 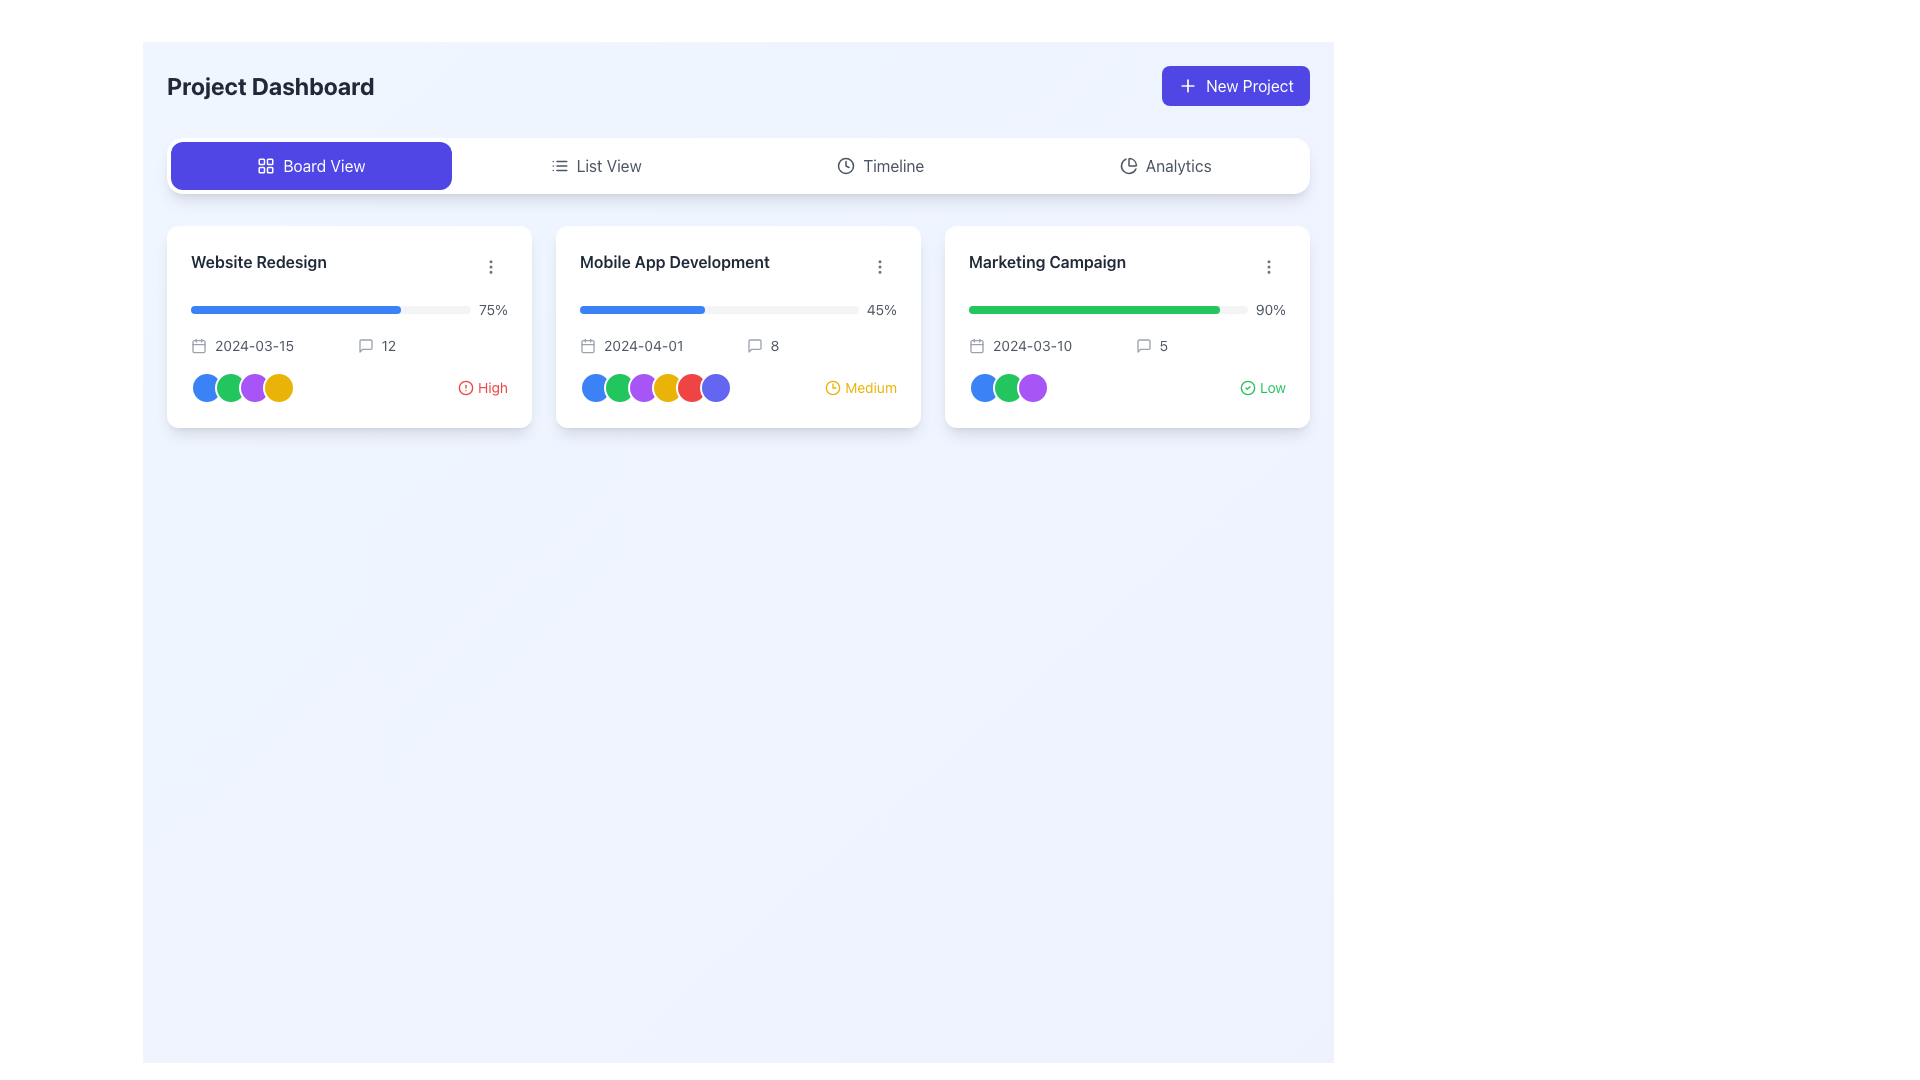 What do you see at coordinates (230, 388) in the screenshot?
I see `the color of the second circular icon representing a 'green' status under the 'Website Redesign' card in the dashboard` at bounding box center [230, 388].